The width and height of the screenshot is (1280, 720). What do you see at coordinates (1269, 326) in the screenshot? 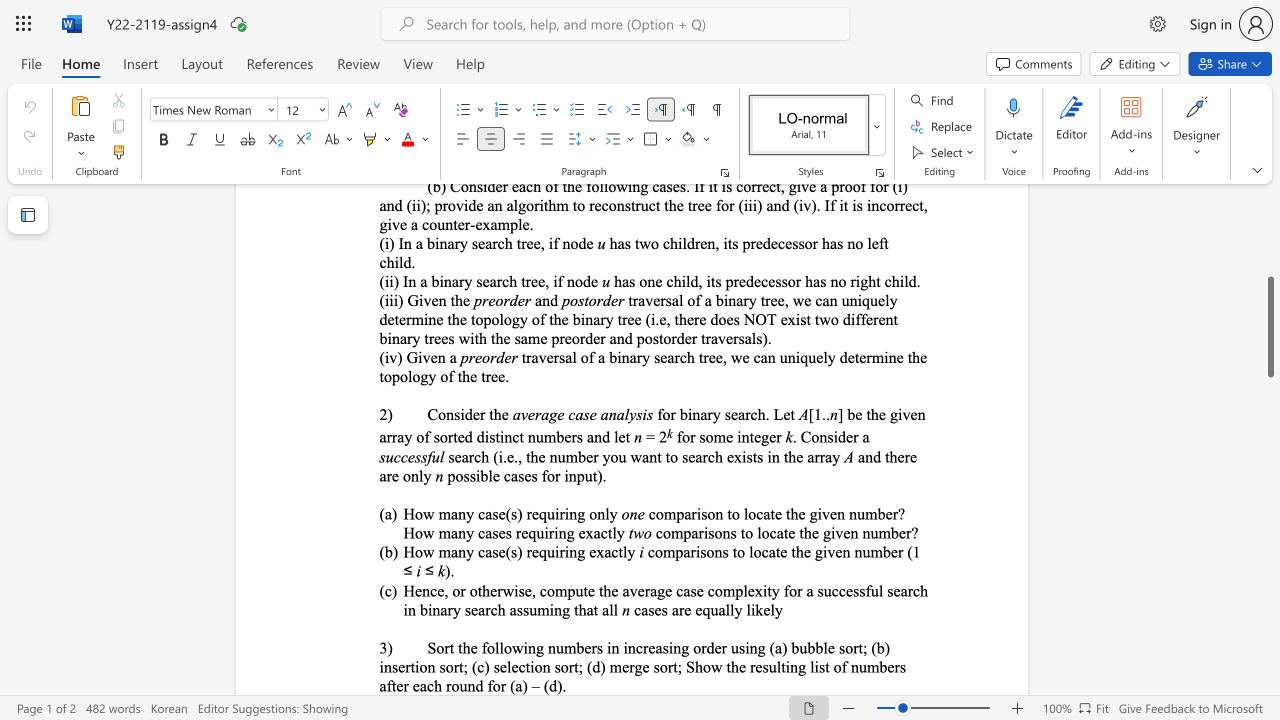
I see `the scrollbar and move down 510 pixels` at bounding box center [1269, 326].